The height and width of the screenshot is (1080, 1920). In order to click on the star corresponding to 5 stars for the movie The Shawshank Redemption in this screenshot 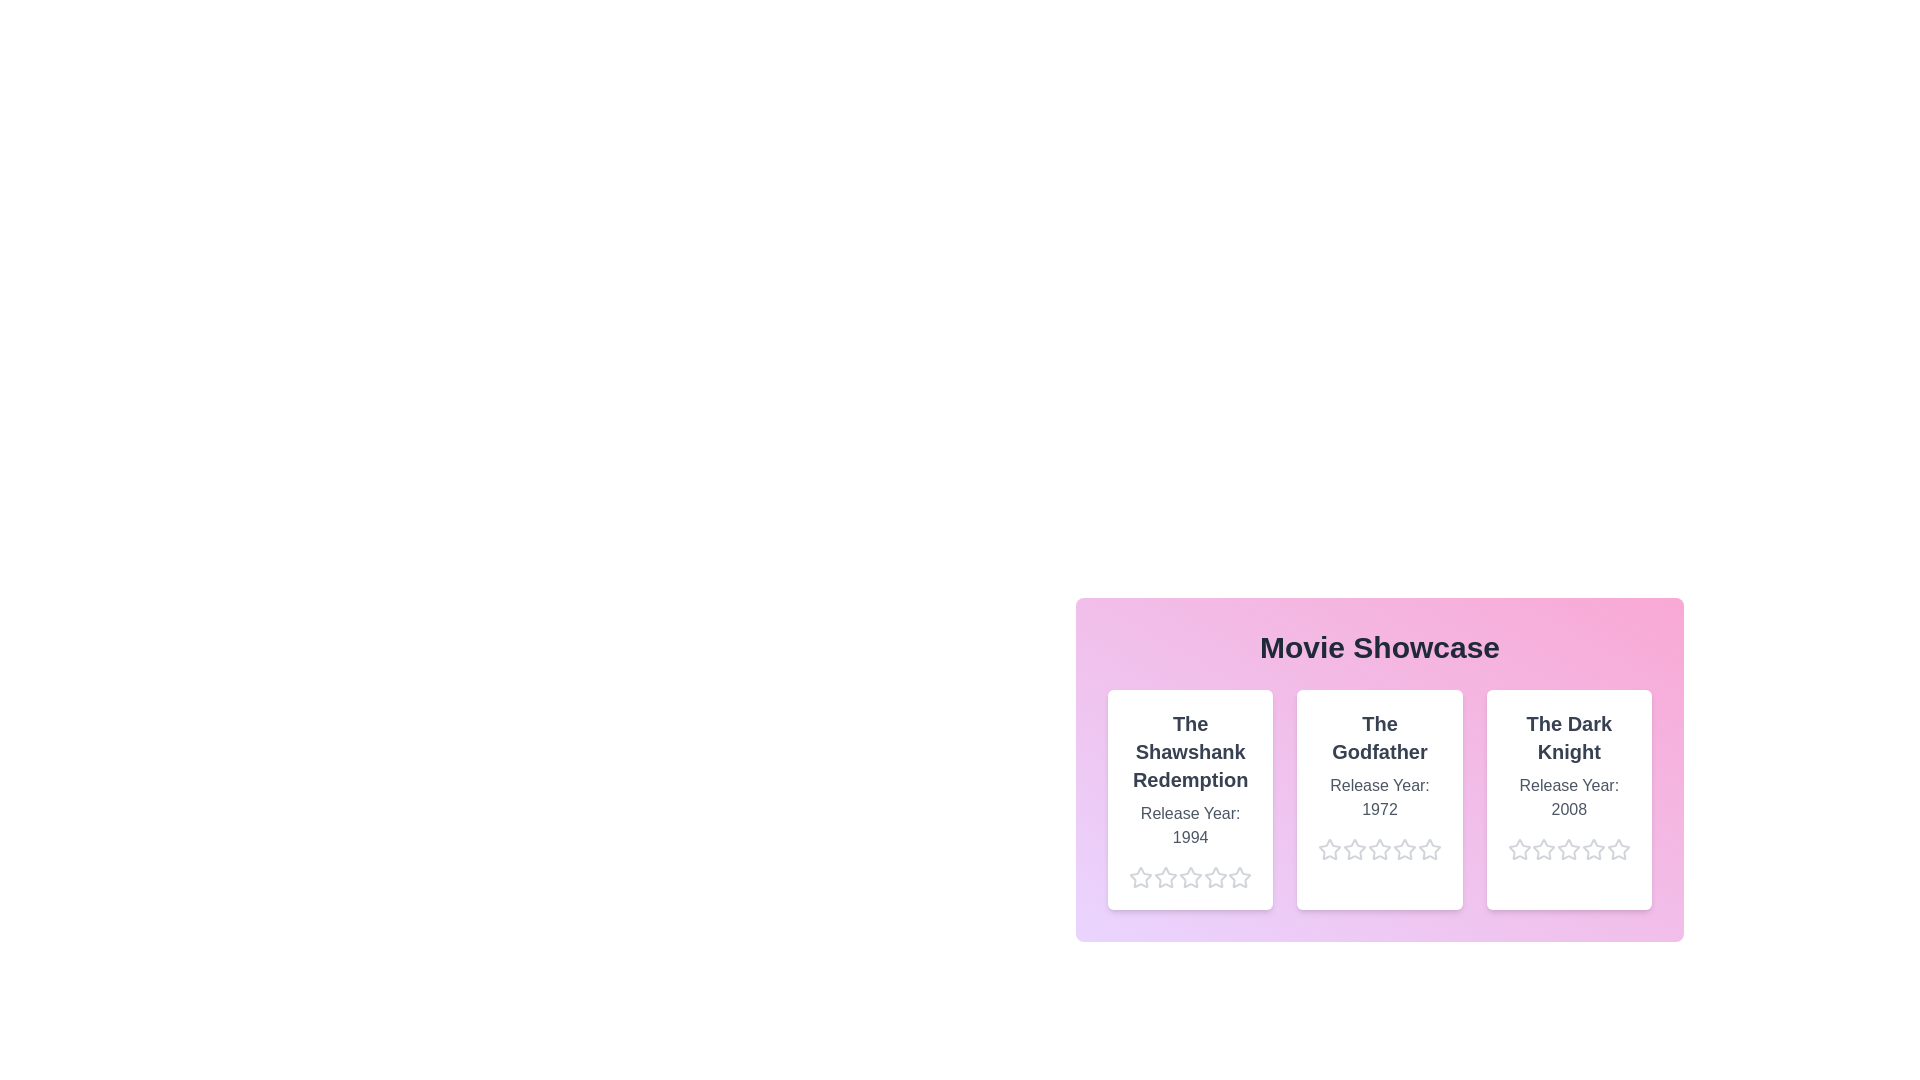, I will do `click(1227, 877)`.